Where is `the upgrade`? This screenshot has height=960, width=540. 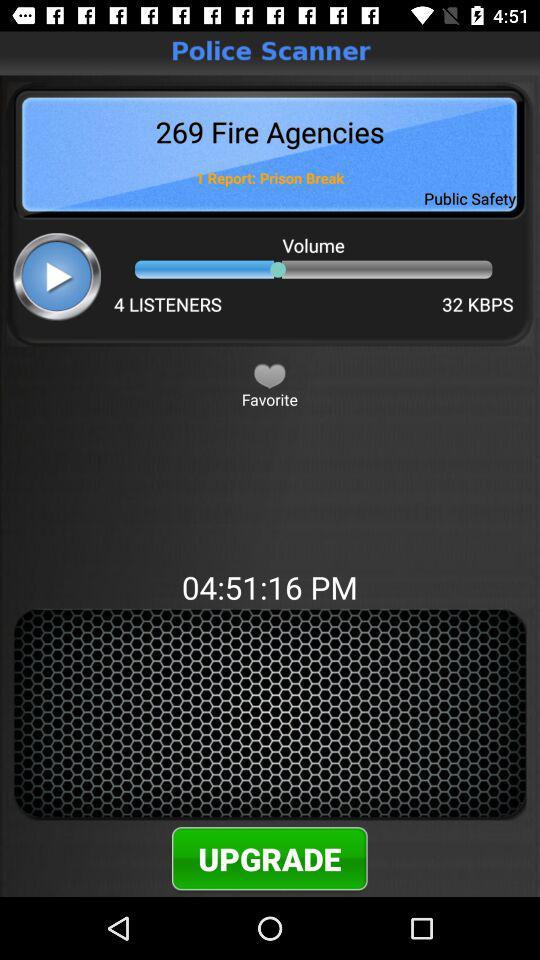
the upgrade is located at coordinates (269, 857).